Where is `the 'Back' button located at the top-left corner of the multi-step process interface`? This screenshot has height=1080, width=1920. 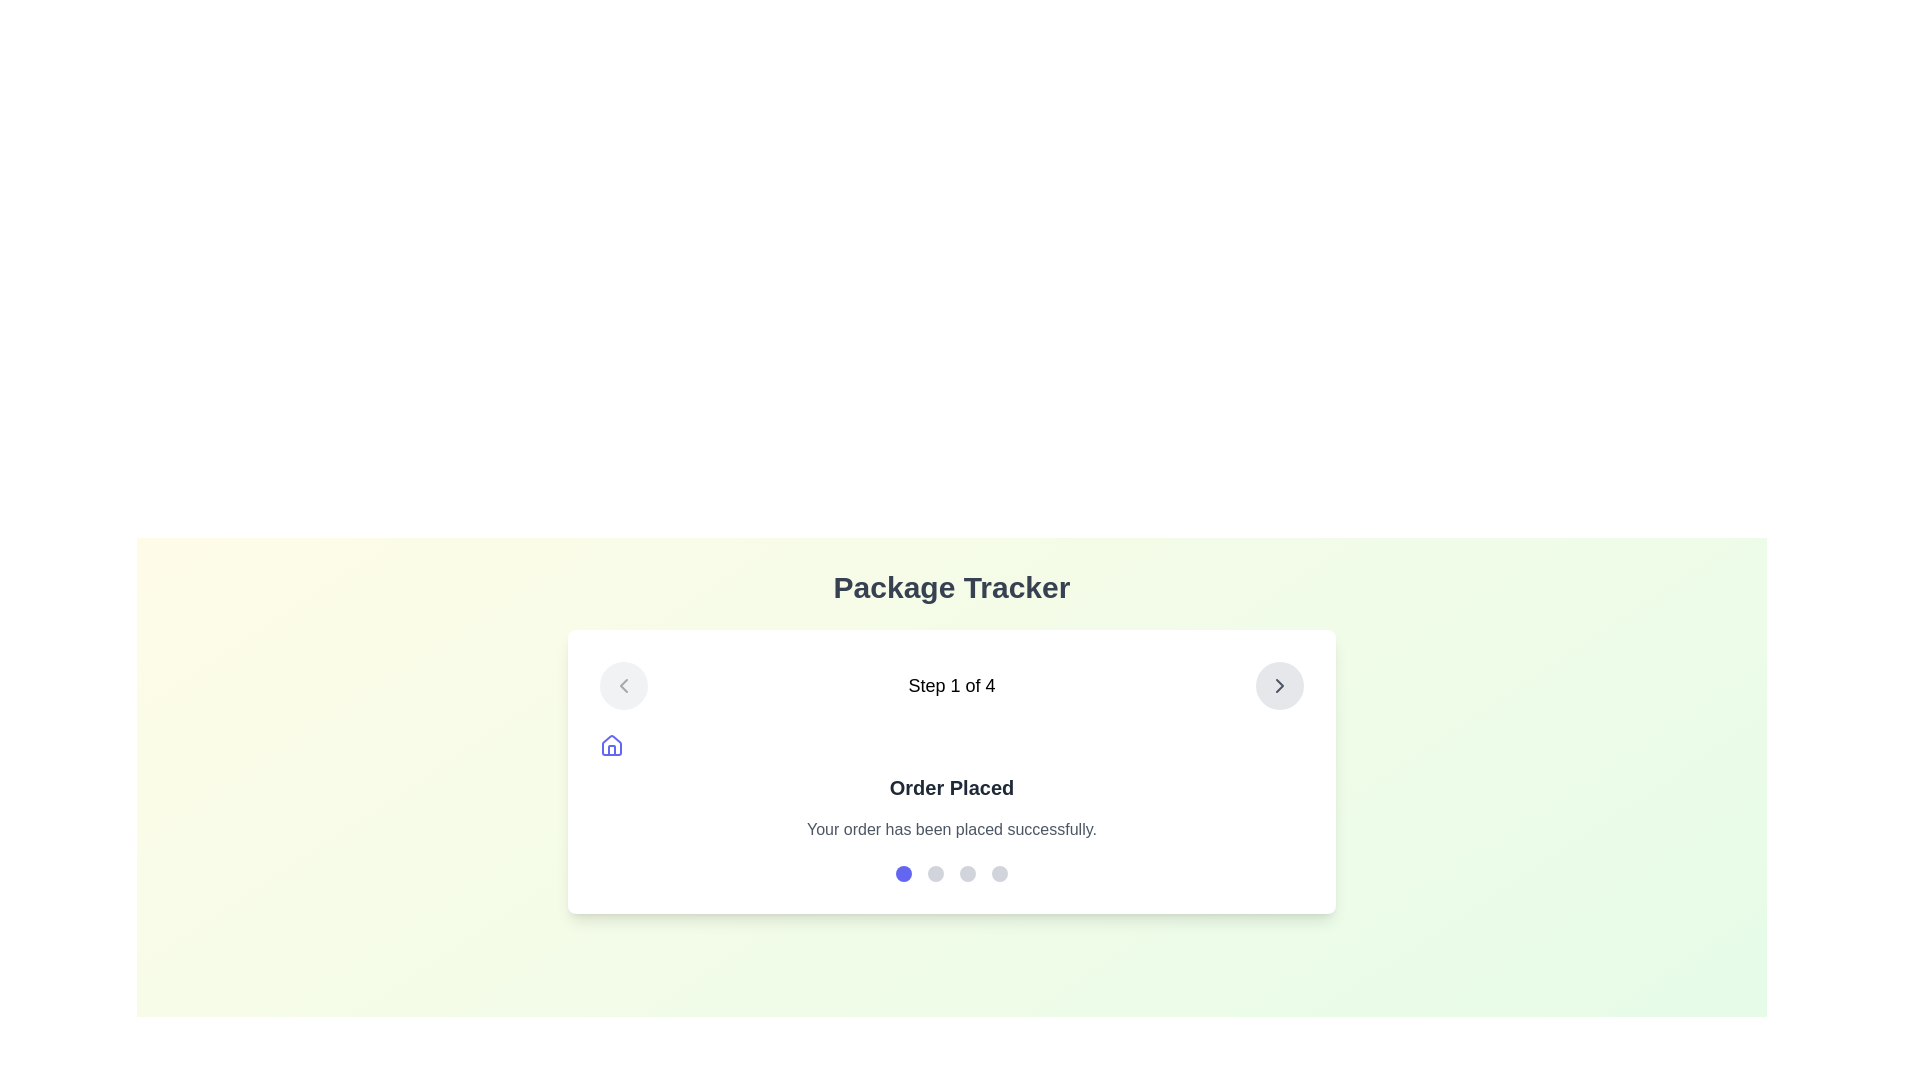 the 'Back' button located at the top-left corner of the multi-step process interface is located at coordinates (623, 685).